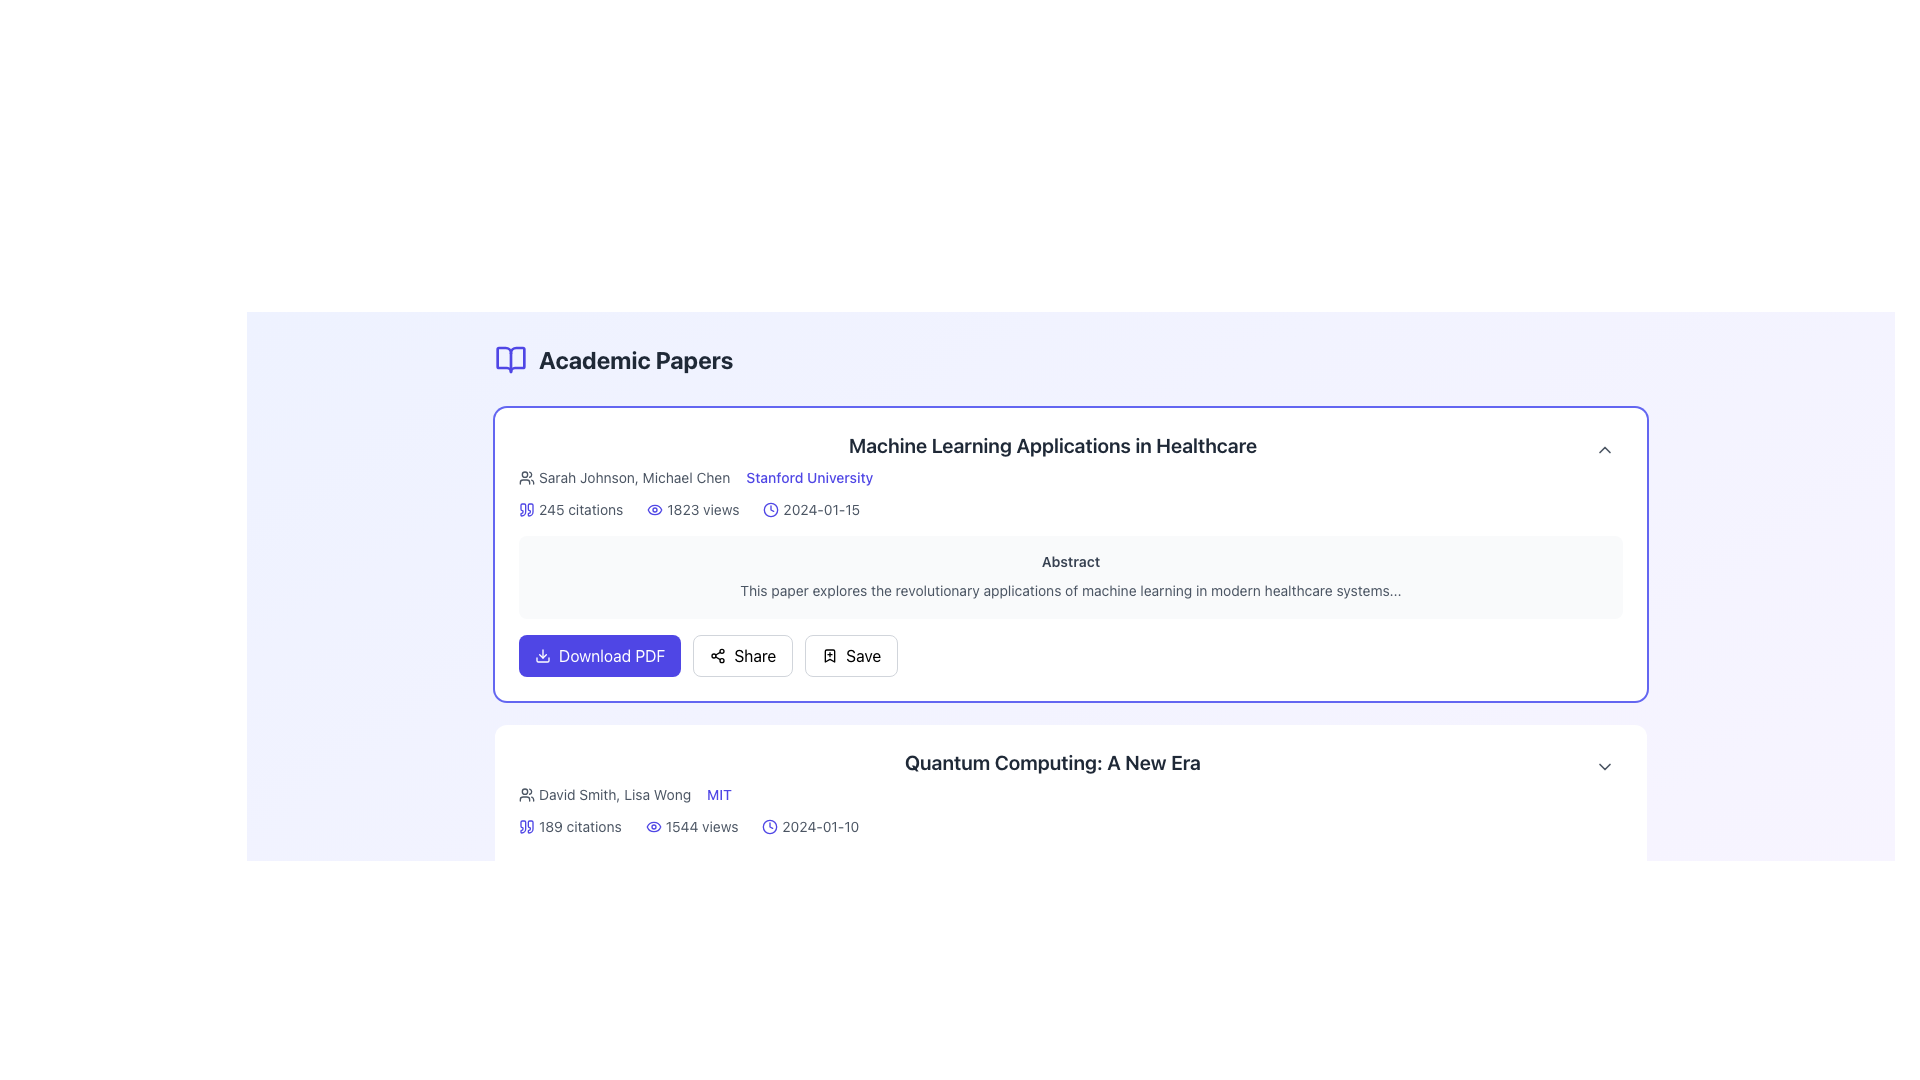 This screenshot has height=1080, width=1920. I want to click on the download icon located on the left side of the 'Download PDF' button, so click(542, 655).